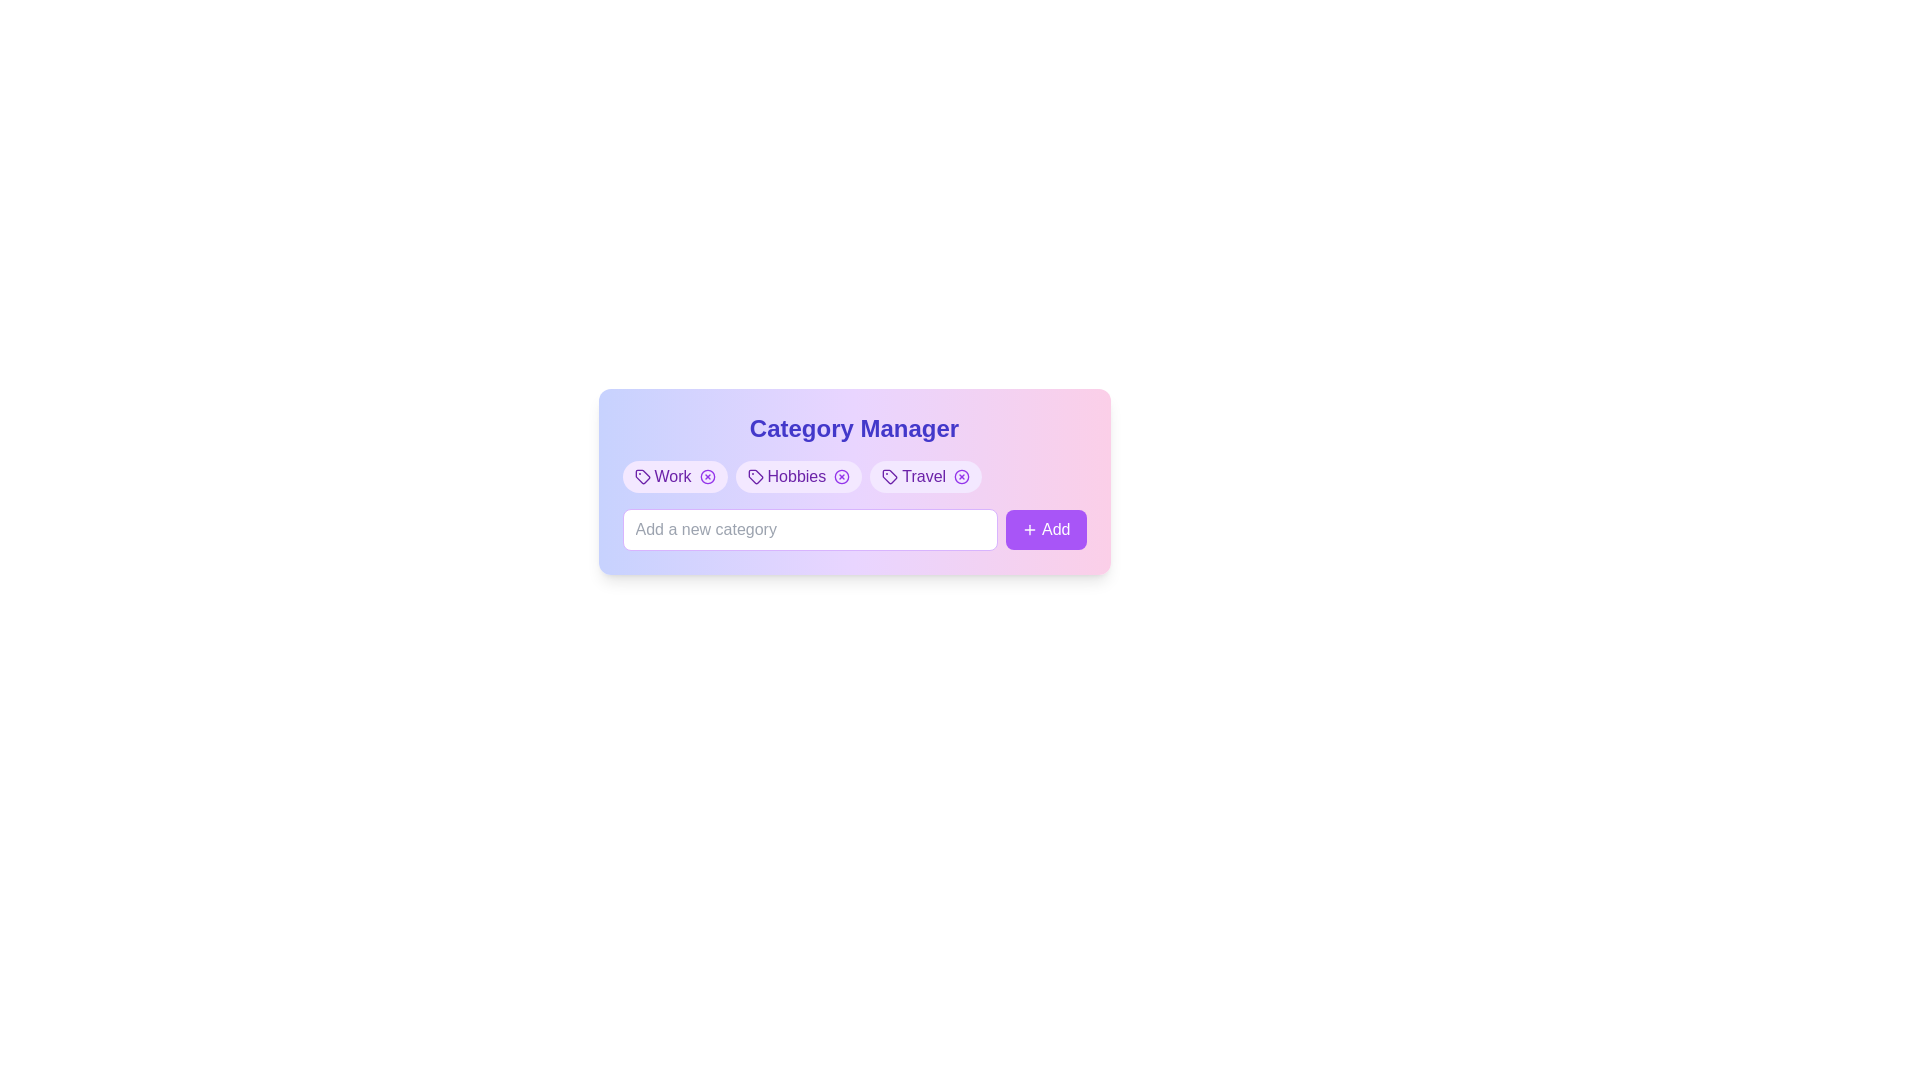 The width and height of the screenshot is (1920, 1080). I want to click on the circular graphical element styled as part of a deletion option inside the 'Travel' tag in the category manager interface, so click(962, 477).